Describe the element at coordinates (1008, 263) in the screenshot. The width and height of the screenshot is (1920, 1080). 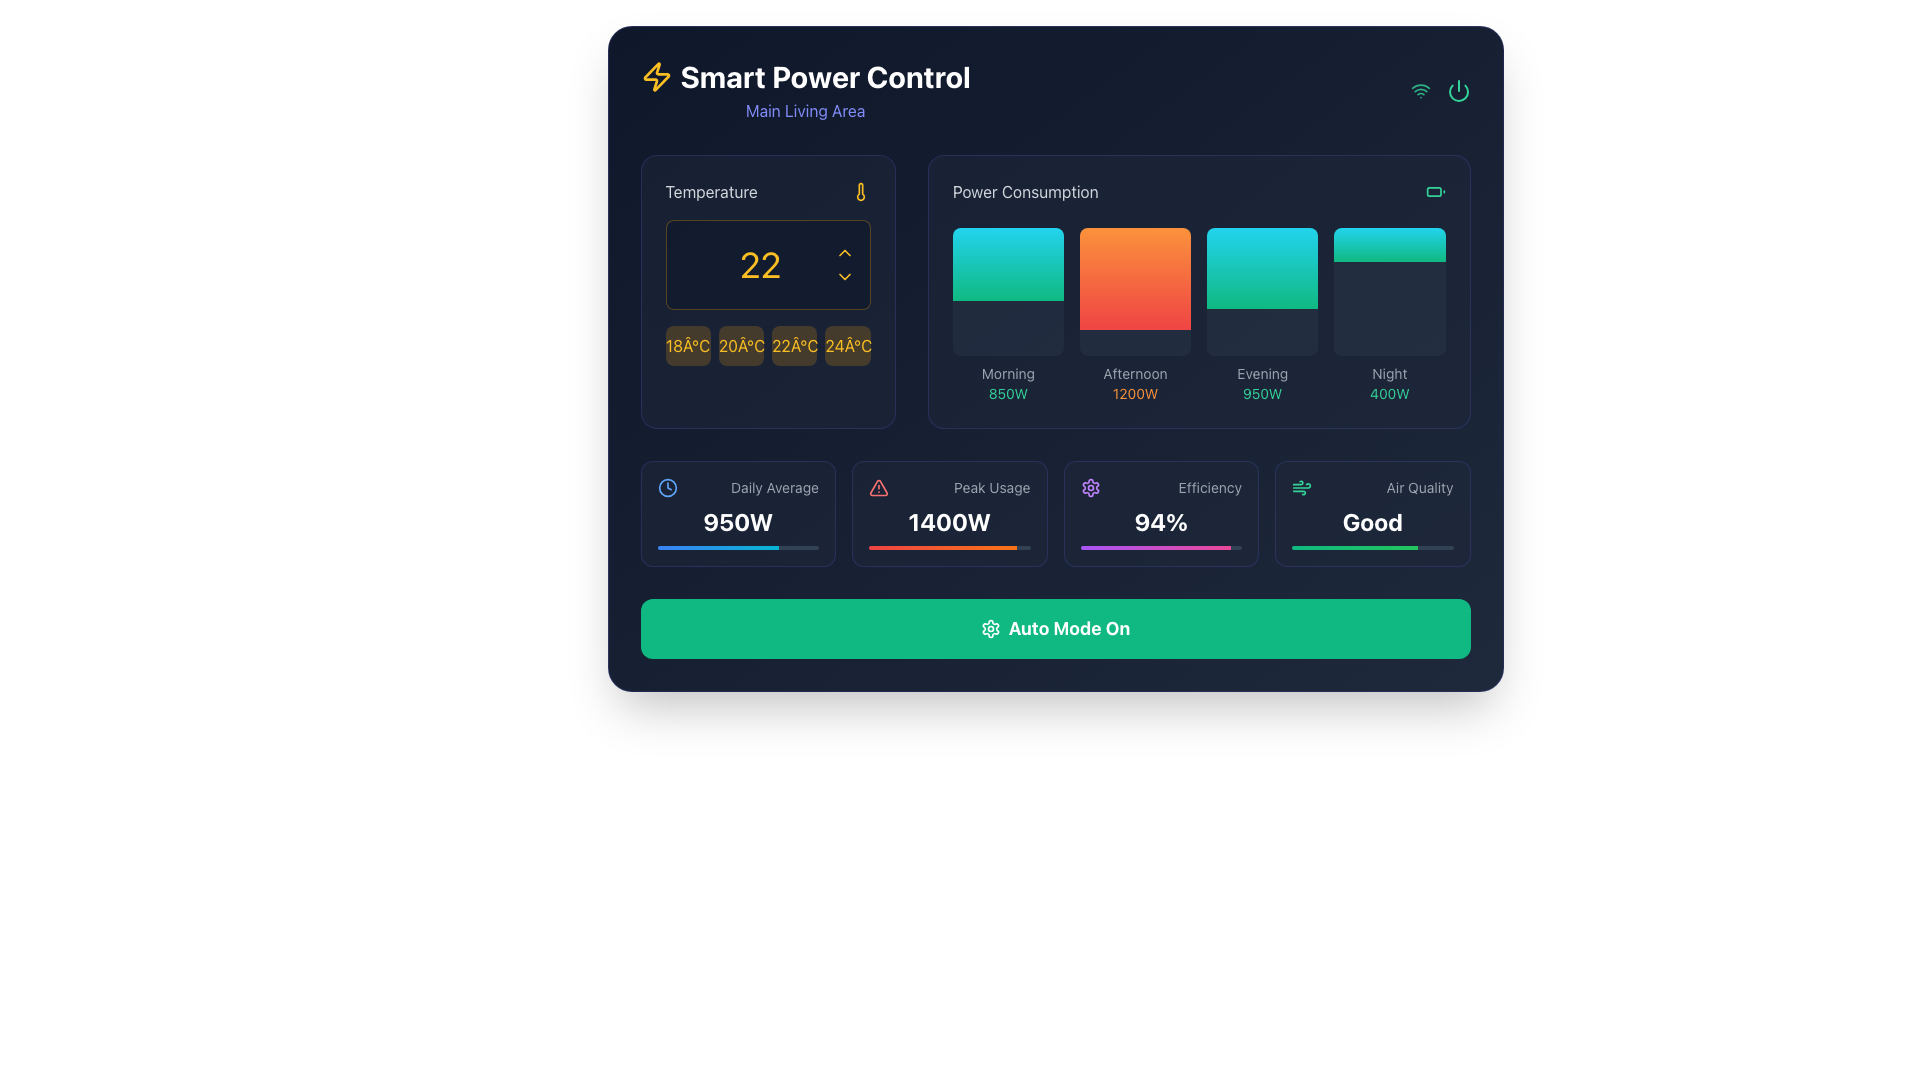
I see `the first graphical bar representing power consumption for the 'Morning' timeframe in the upper-right area of the interface` at that location.